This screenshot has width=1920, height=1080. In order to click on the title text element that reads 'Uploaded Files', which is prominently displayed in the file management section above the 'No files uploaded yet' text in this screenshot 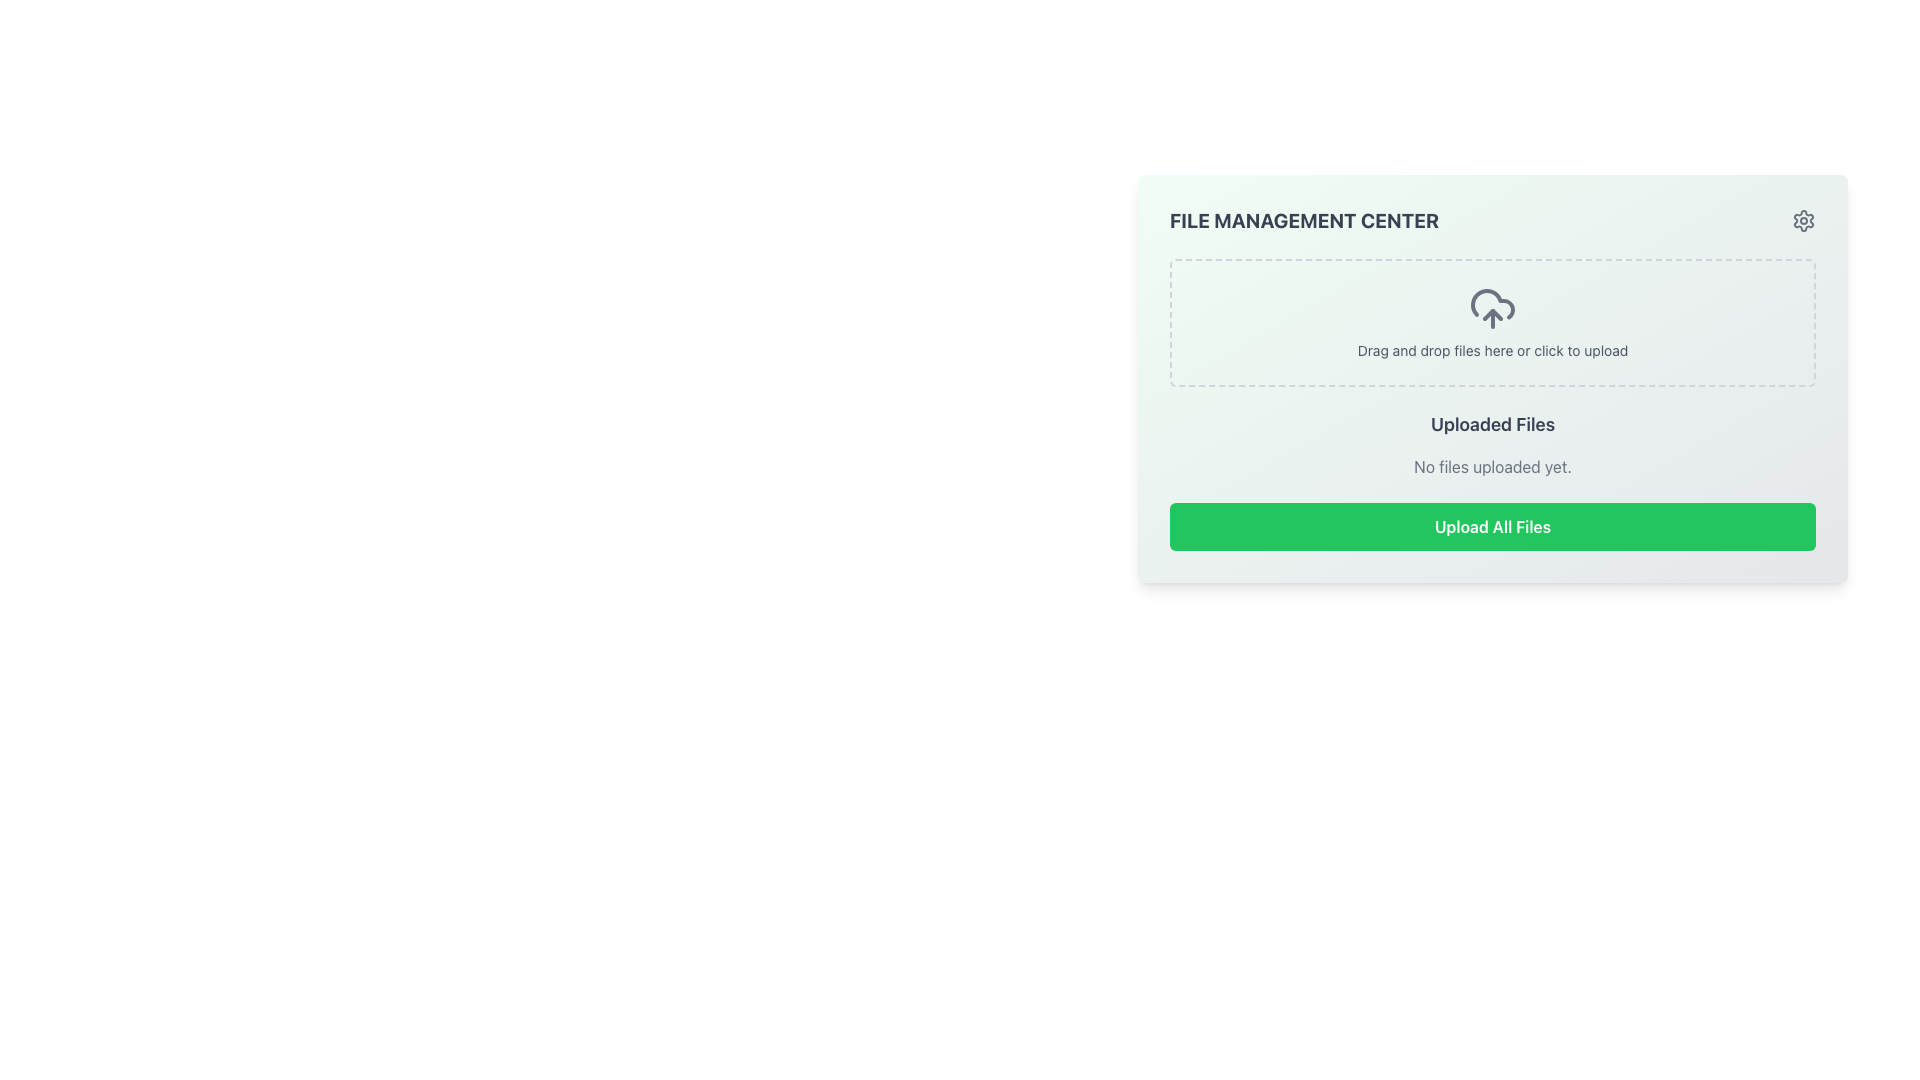, I will do `click(1492, 423)`.